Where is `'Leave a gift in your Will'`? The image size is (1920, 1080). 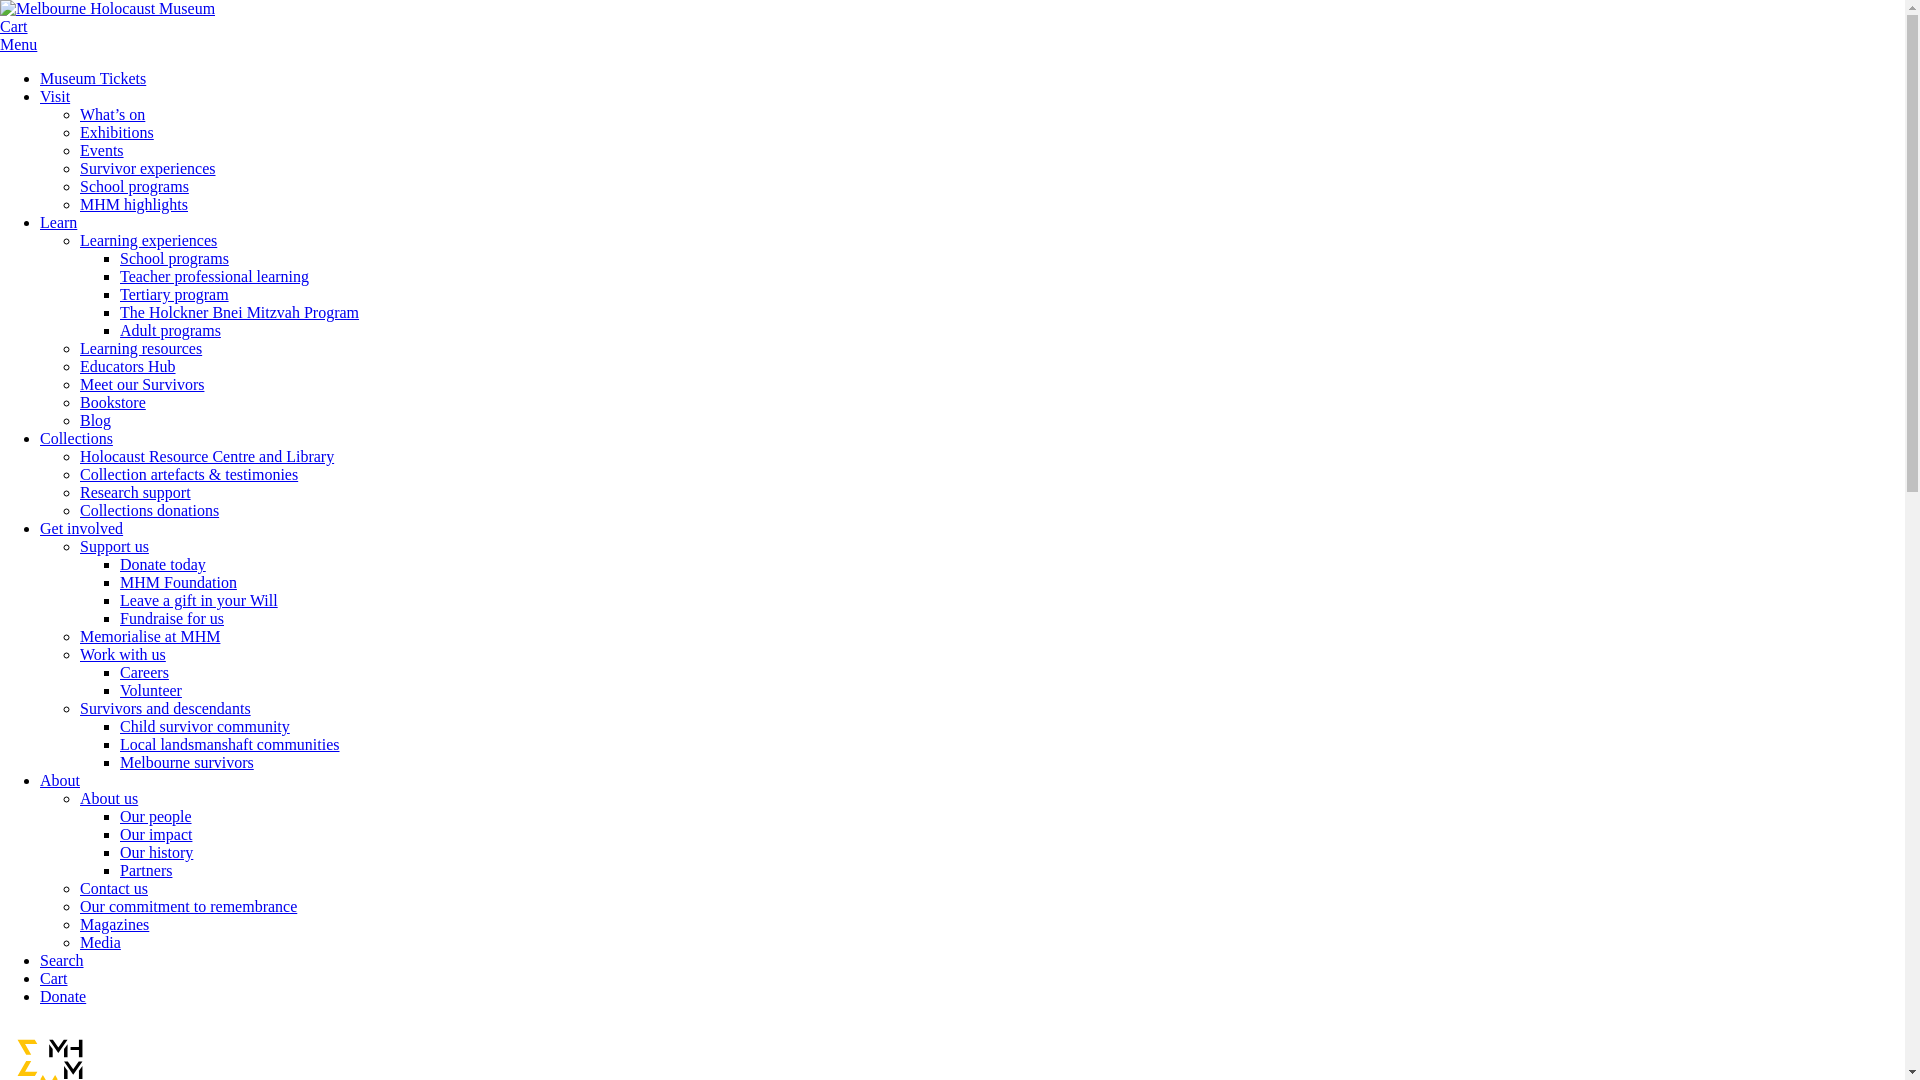 'Leave a gift in your Will' is located at coordinates (198, 599).